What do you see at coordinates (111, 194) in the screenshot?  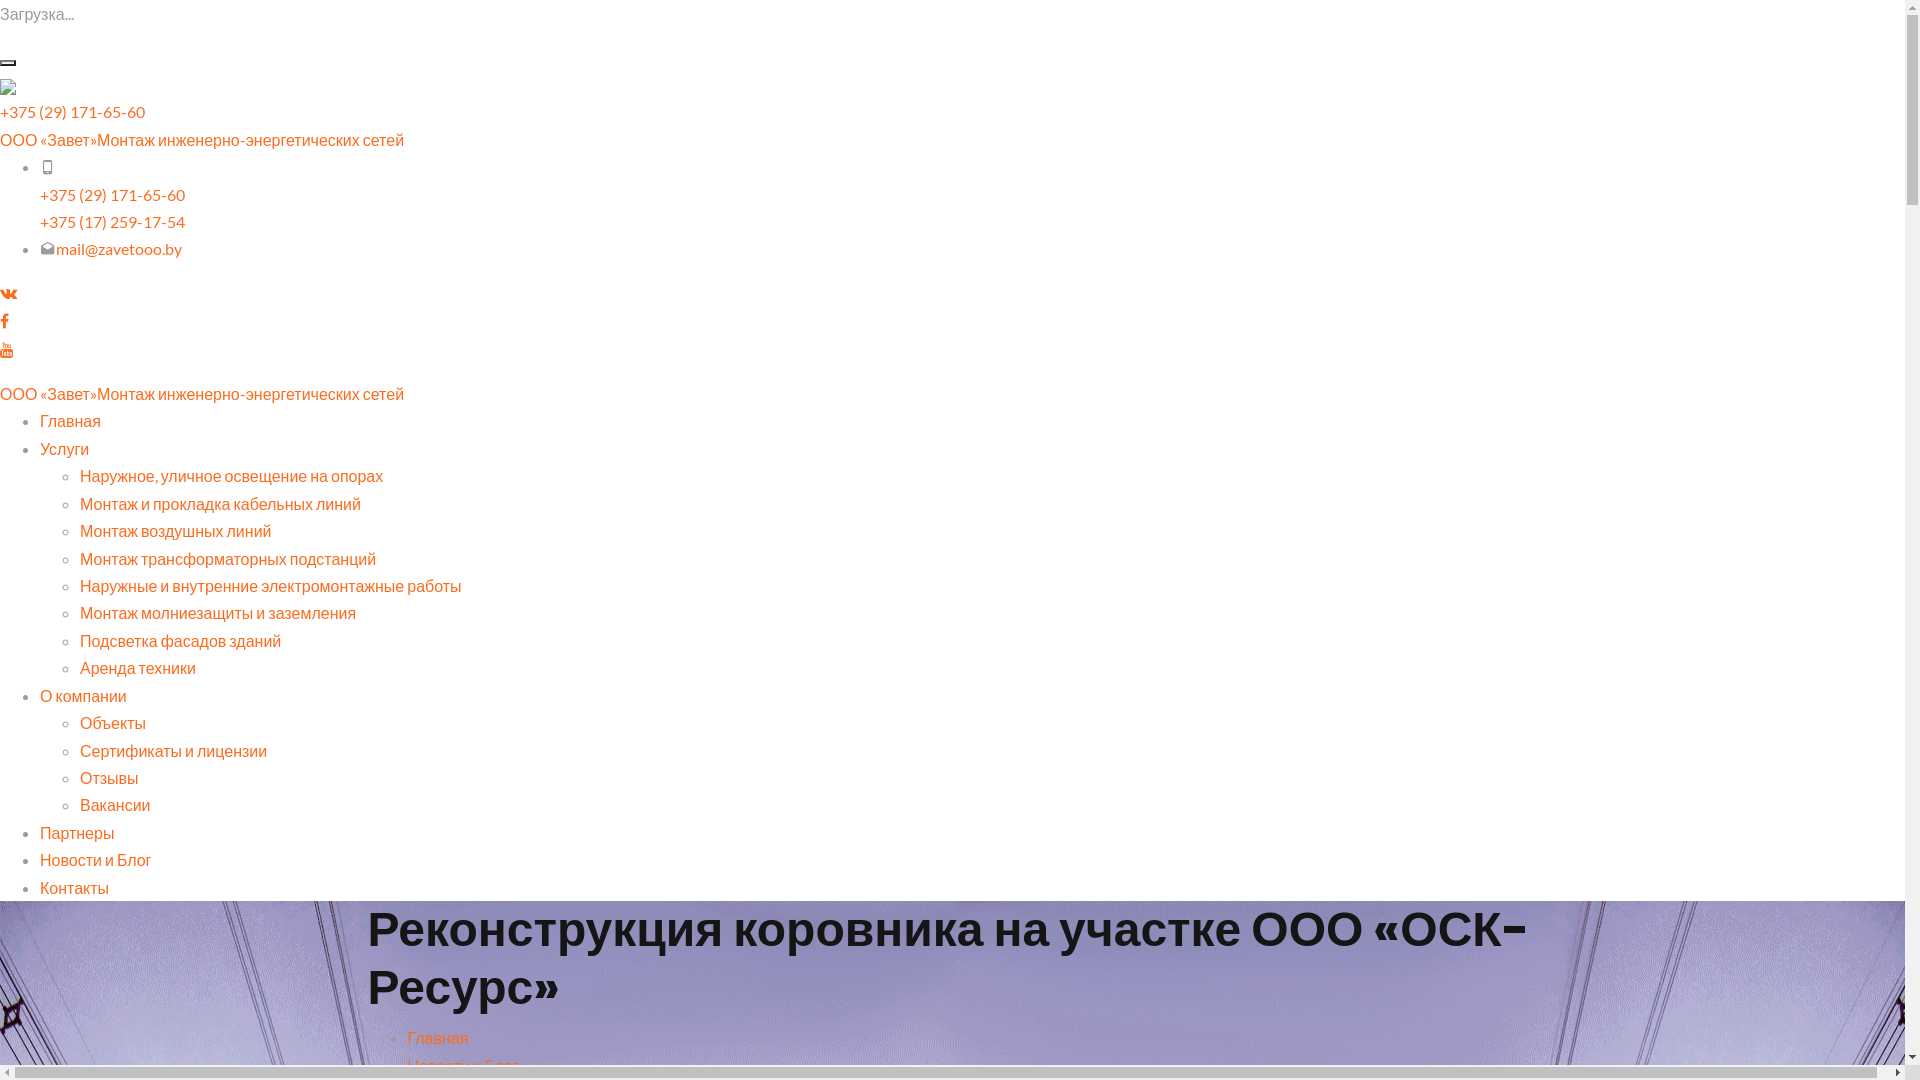 I see `'+375 (29) 171-65-60'` at bounding box center [111, 194].